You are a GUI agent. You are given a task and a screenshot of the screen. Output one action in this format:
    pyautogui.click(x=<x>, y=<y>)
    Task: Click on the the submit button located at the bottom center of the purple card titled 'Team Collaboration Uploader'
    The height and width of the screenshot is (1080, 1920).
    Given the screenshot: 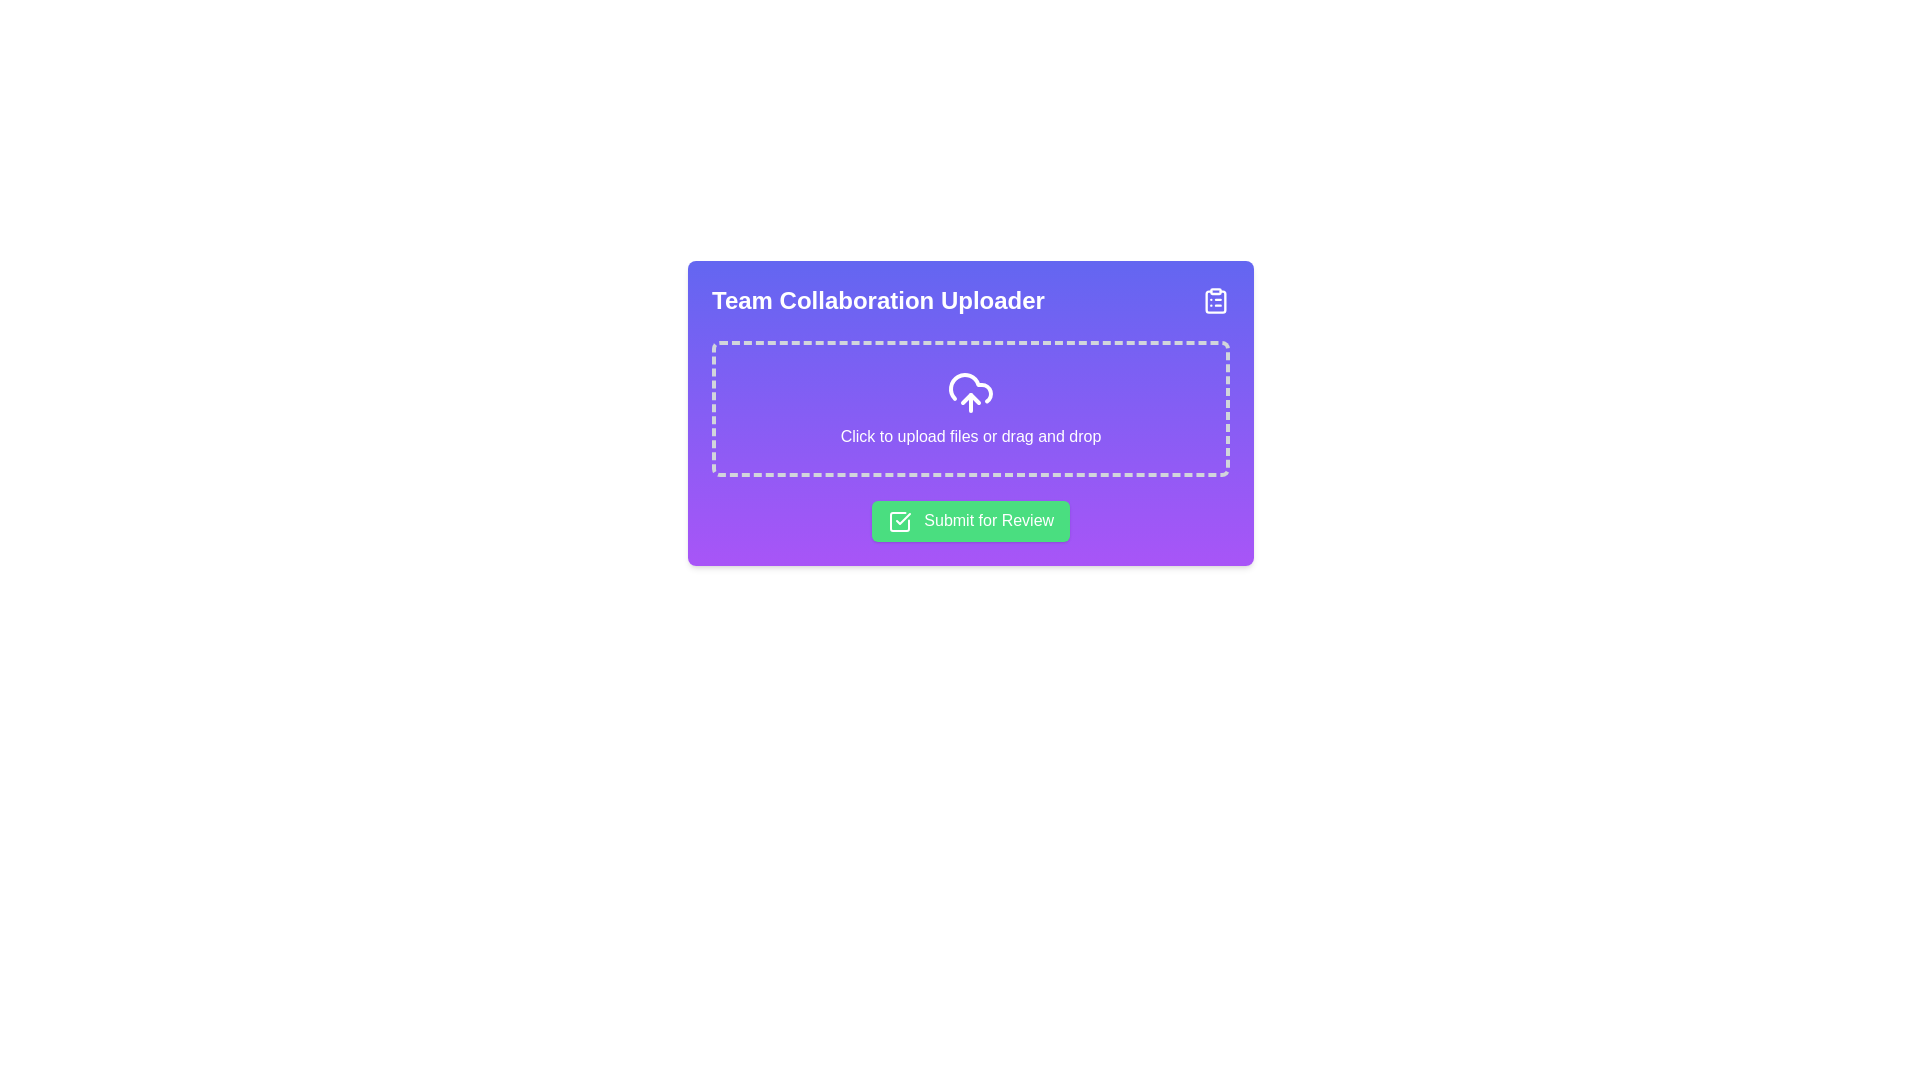 What is the action you would take?
    pyautogui.click(x=970, y=519)
    